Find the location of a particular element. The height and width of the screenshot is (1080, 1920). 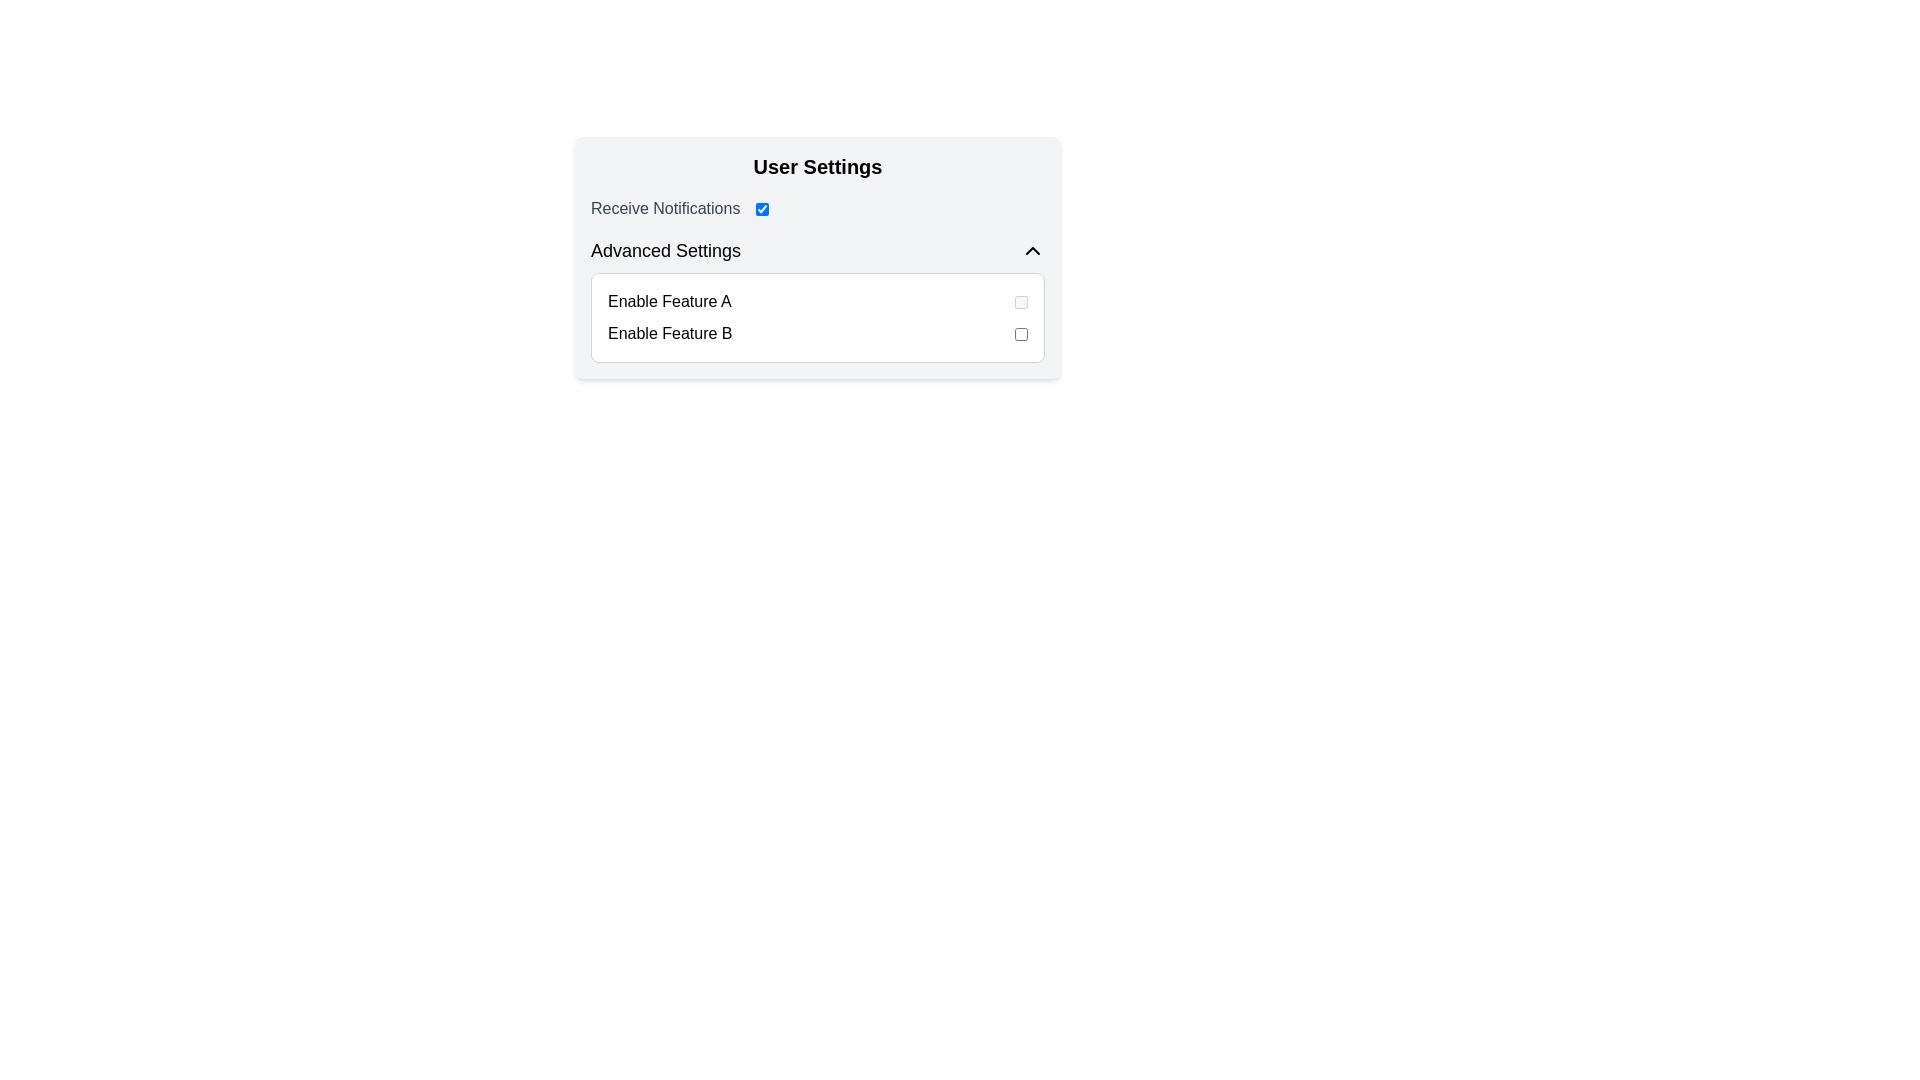

the 'Receive Notifications' text label located in the User Settings interface is located at coordinates (665, 208).